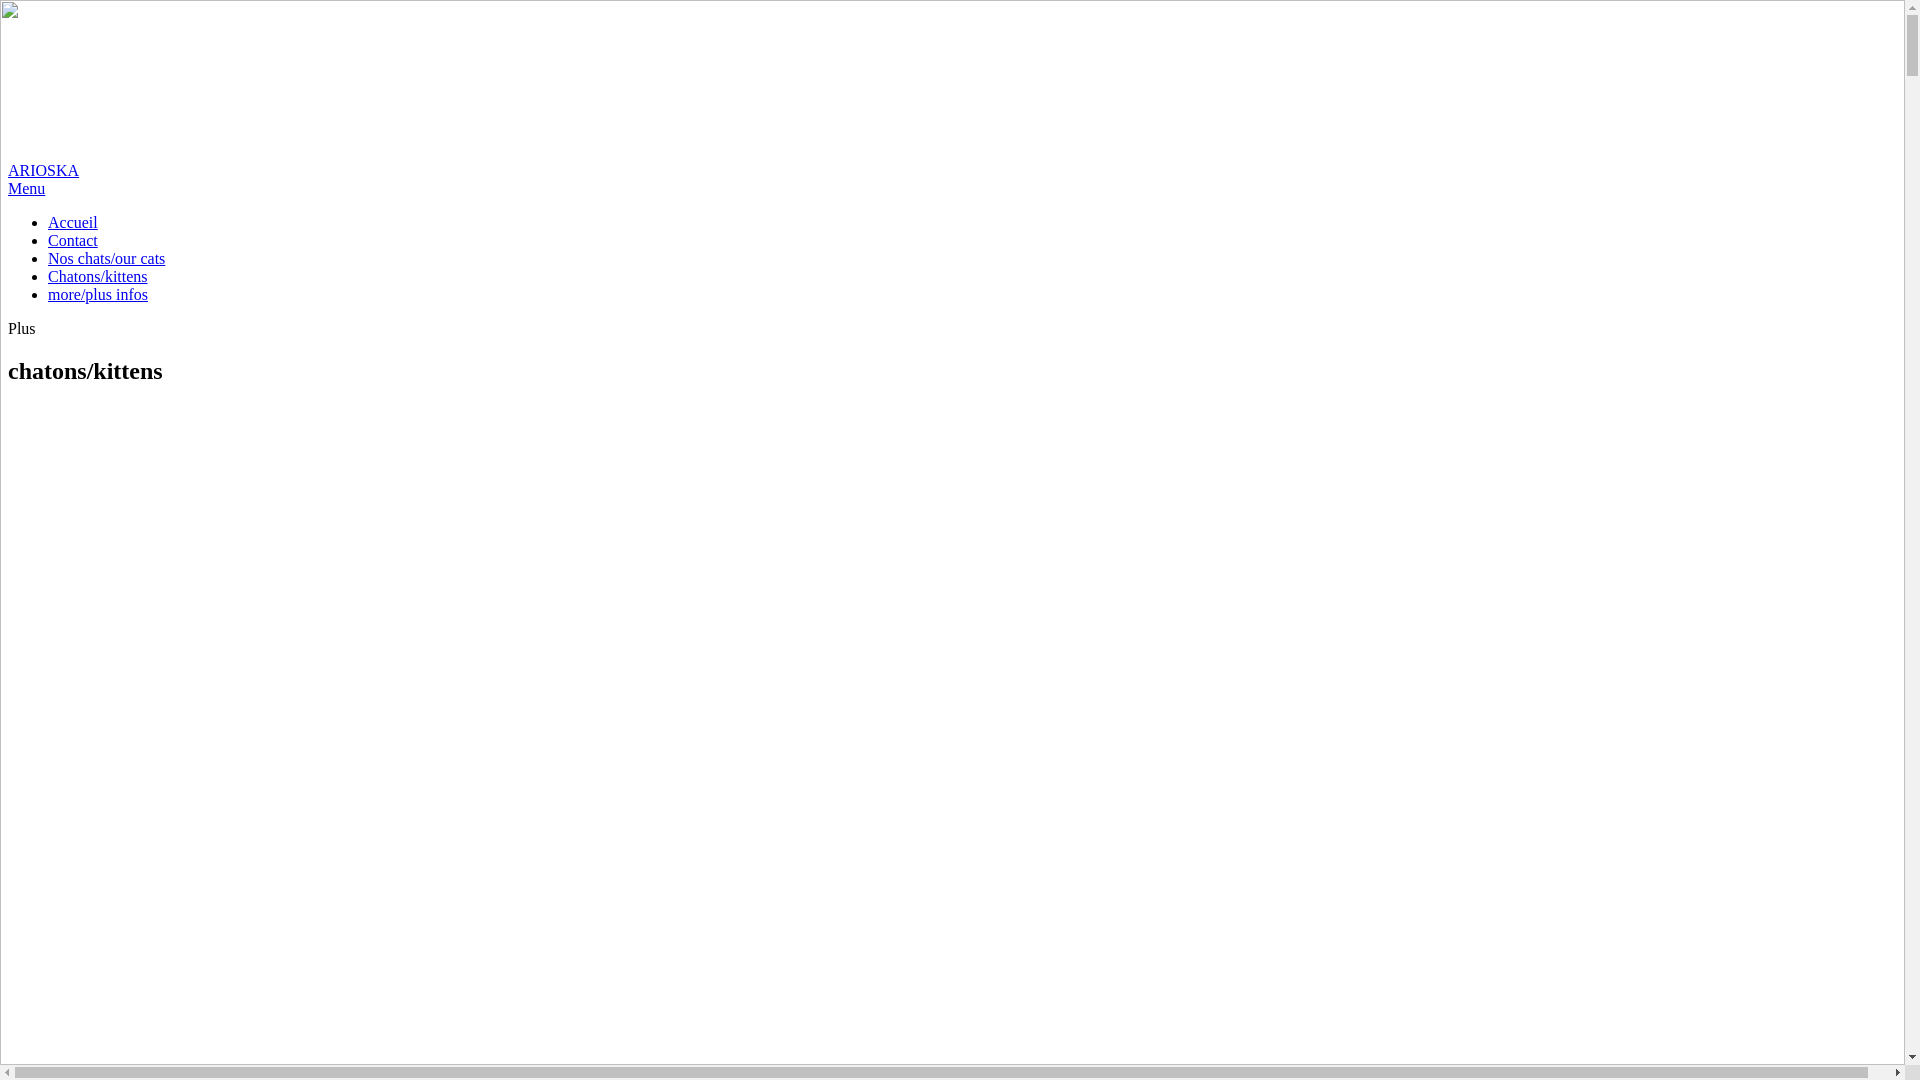  I want to click on 'Contact', so click(72, 239).